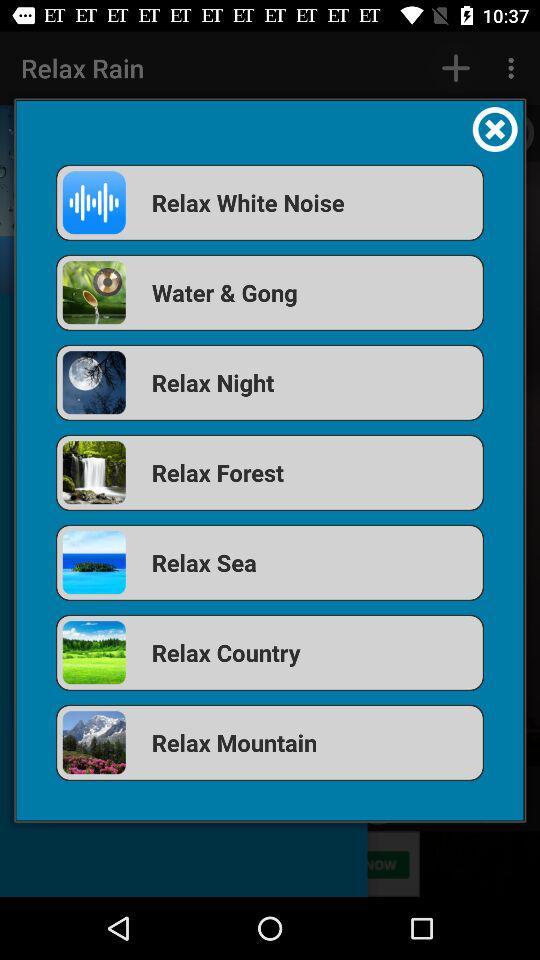 This screenshot has width=540, height=960. What do you see at coordinates (270, 202) in the screenshot?
I see `app above water & gong app` at bounding box center [270, 202].